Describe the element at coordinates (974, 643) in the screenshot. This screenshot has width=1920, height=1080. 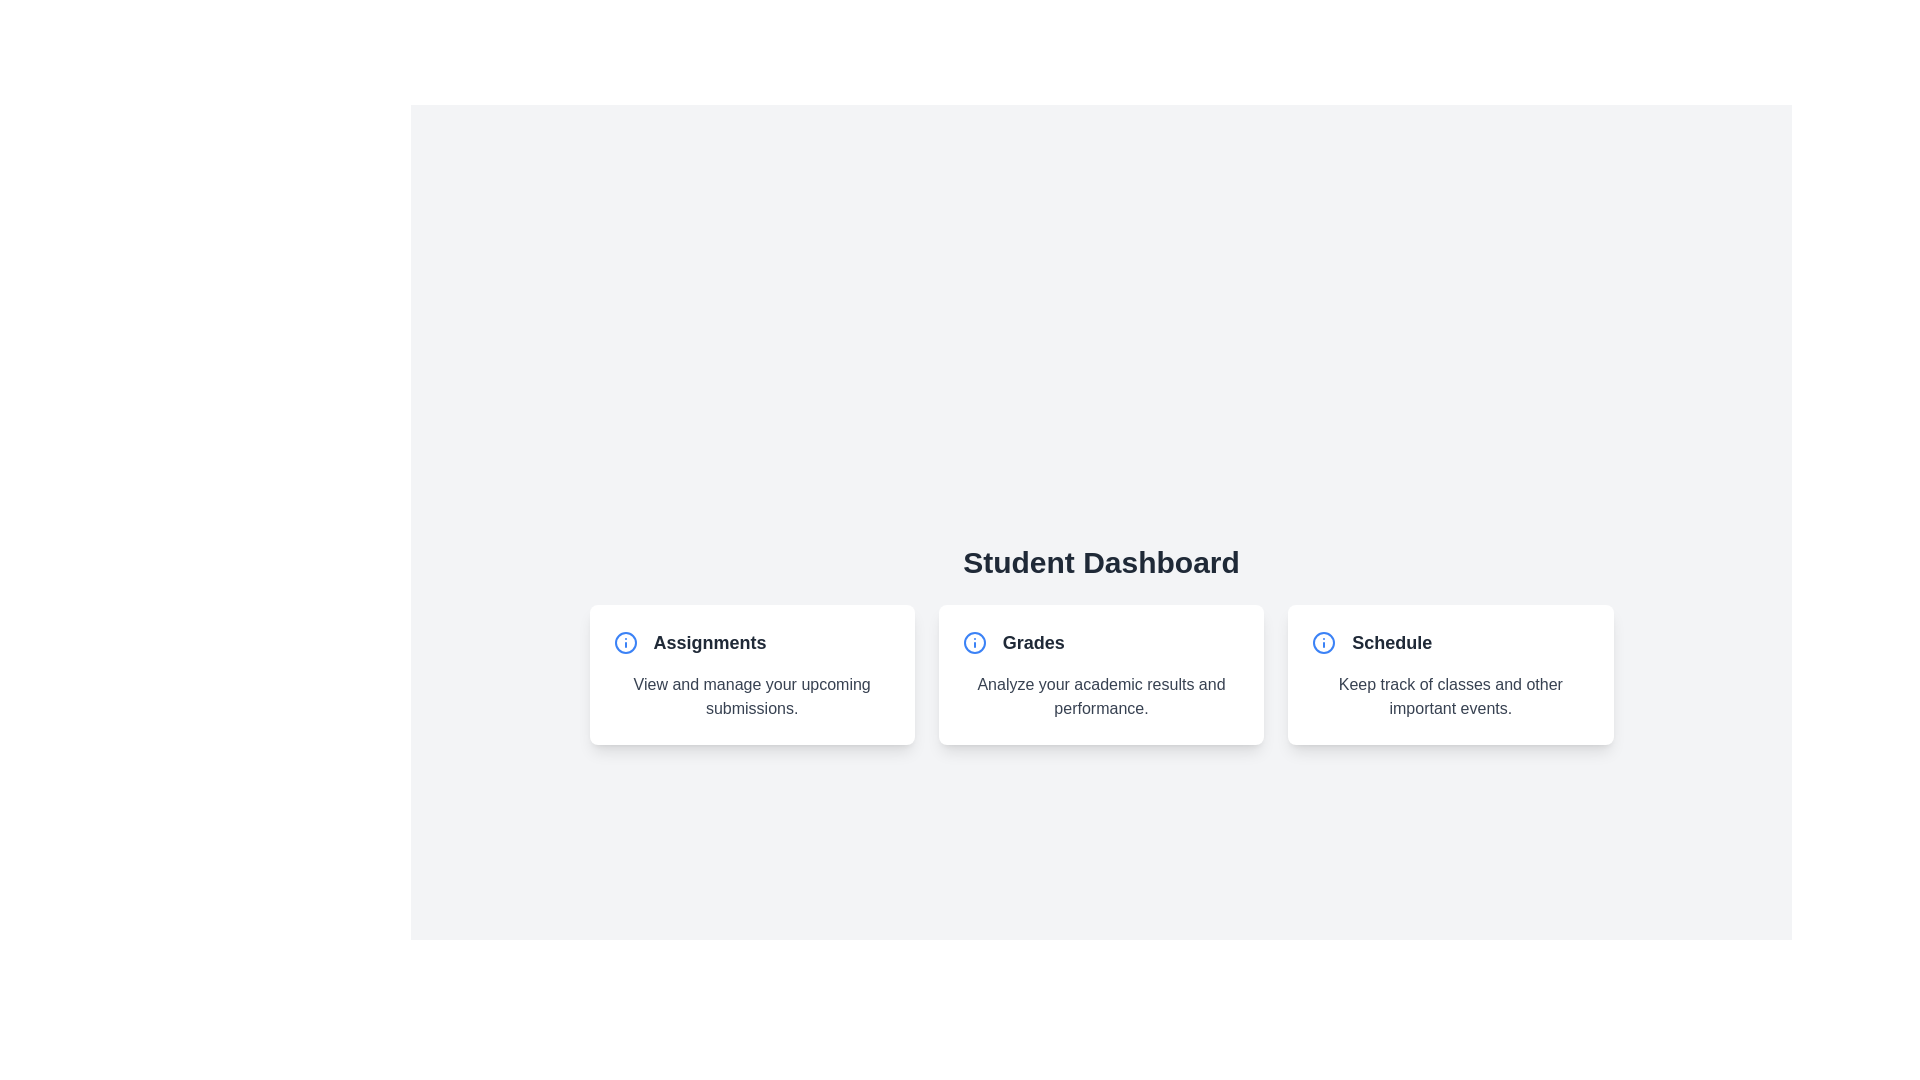
I see `the decorative icon located in the 'Grades' section of the dashboard, adjacent to the bold text 'Grades'` at that location.